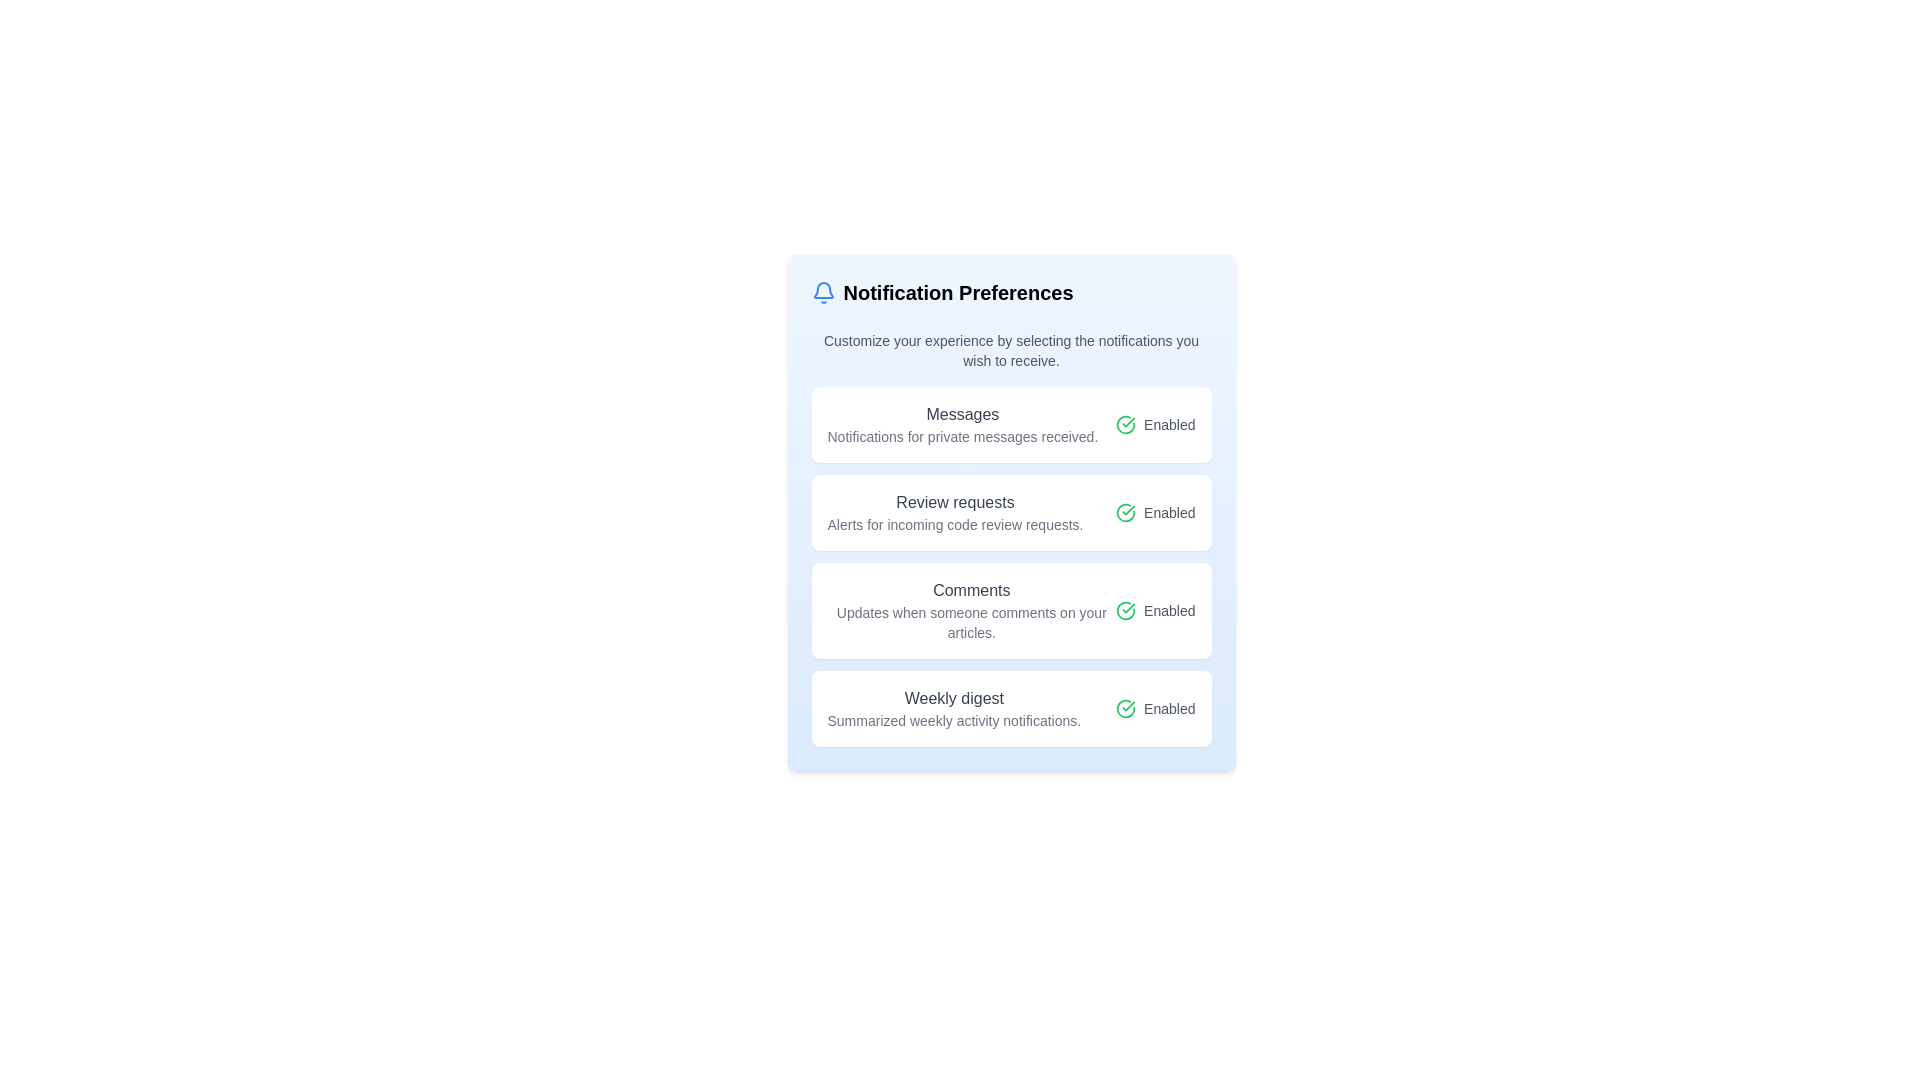  What do you see at coordinates (953, 708) in the screenshot?
I see `the text label that describes the weekly digest notification preference option, located in the fourth card from the top in the notification options list` at bounding box center [953, 708].